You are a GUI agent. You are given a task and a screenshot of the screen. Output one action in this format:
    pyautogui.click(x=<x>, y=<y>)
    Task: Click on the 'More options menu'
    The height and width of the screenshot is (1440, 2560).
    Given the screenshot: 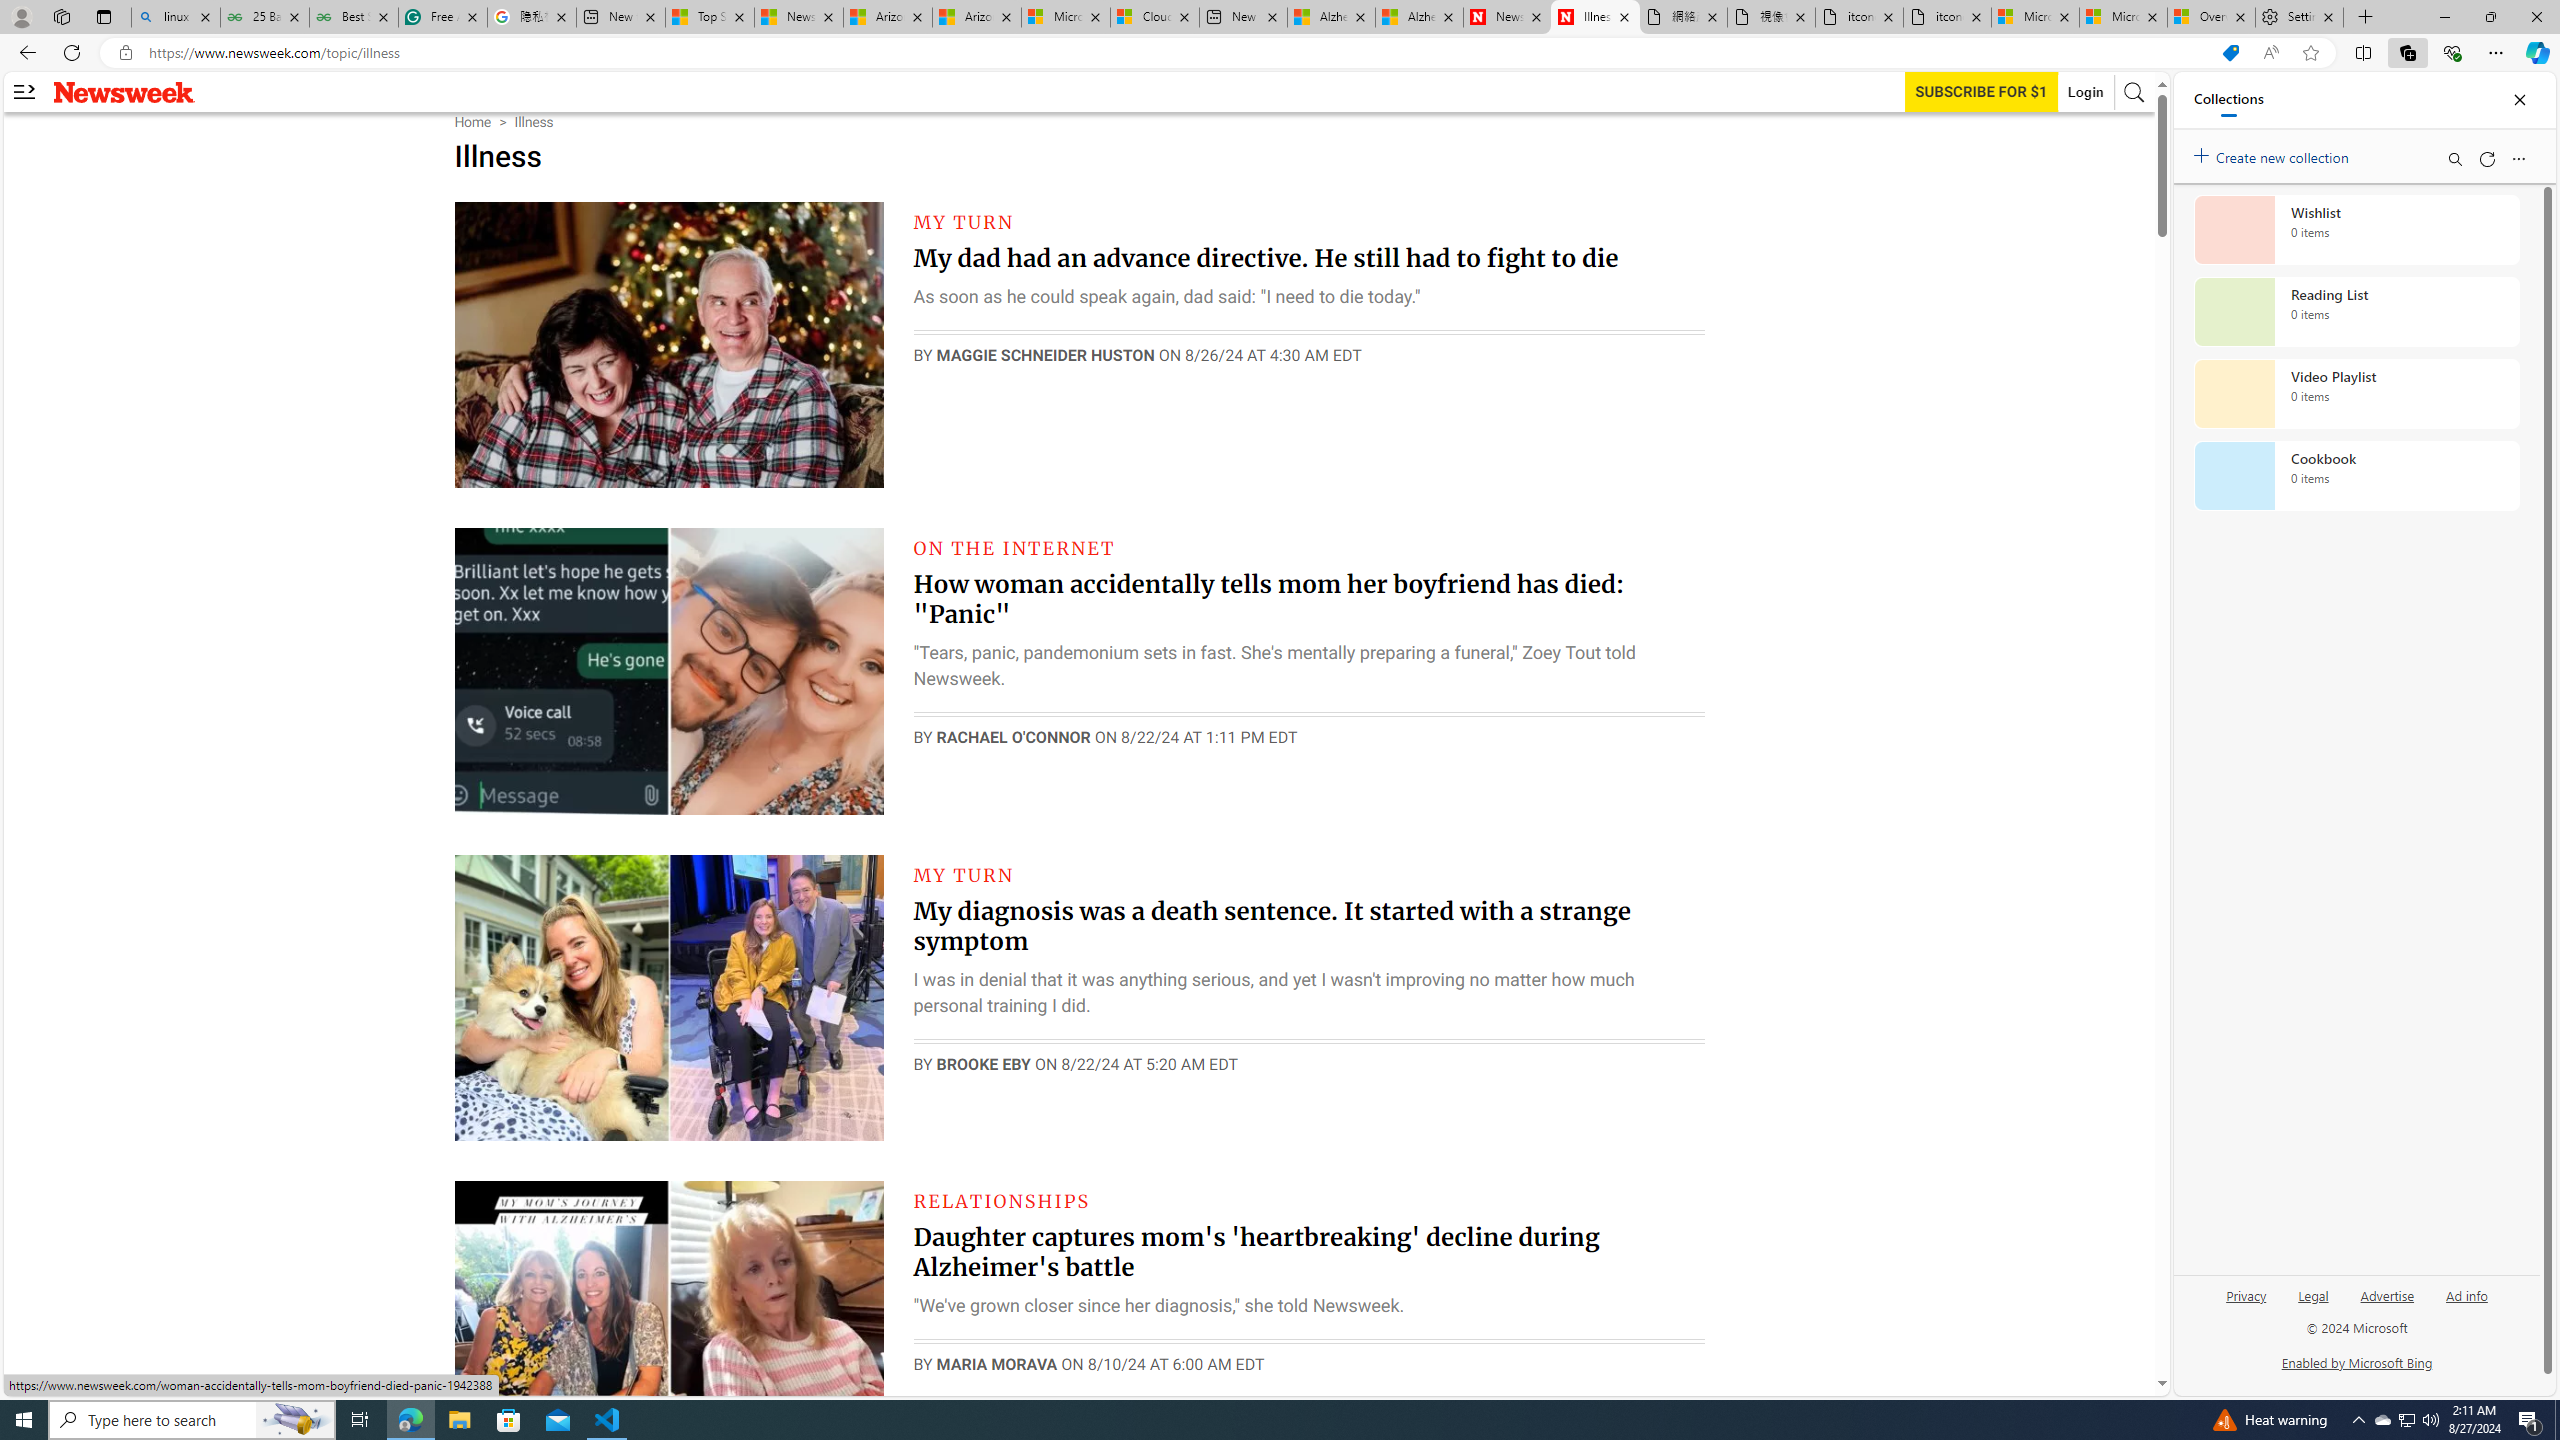 What is the action you would take?
    pyautogui.click(x=2519, y=158)
    